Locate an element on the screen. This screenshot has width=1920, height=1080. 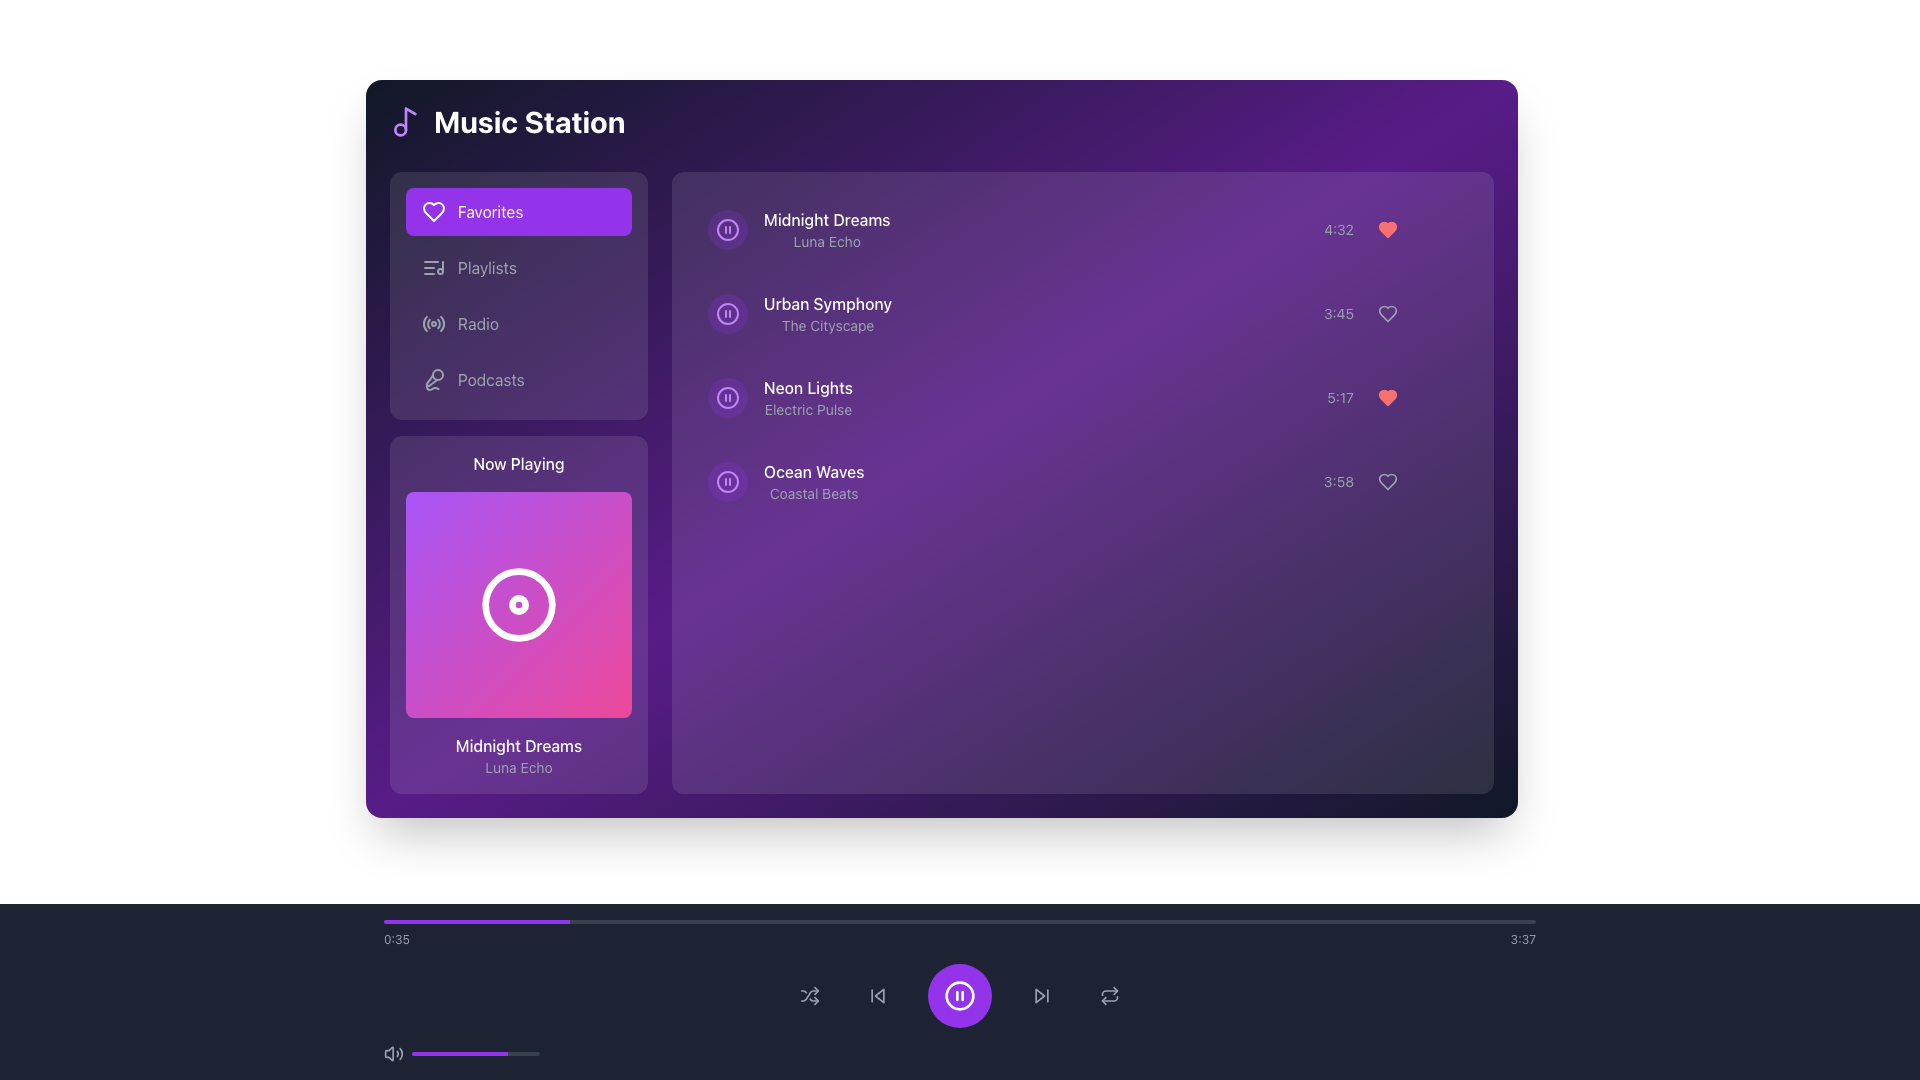
the play/pause button for the first song option in the playlist of the 'Music Station' interface is located at coordinates (1082, 229).